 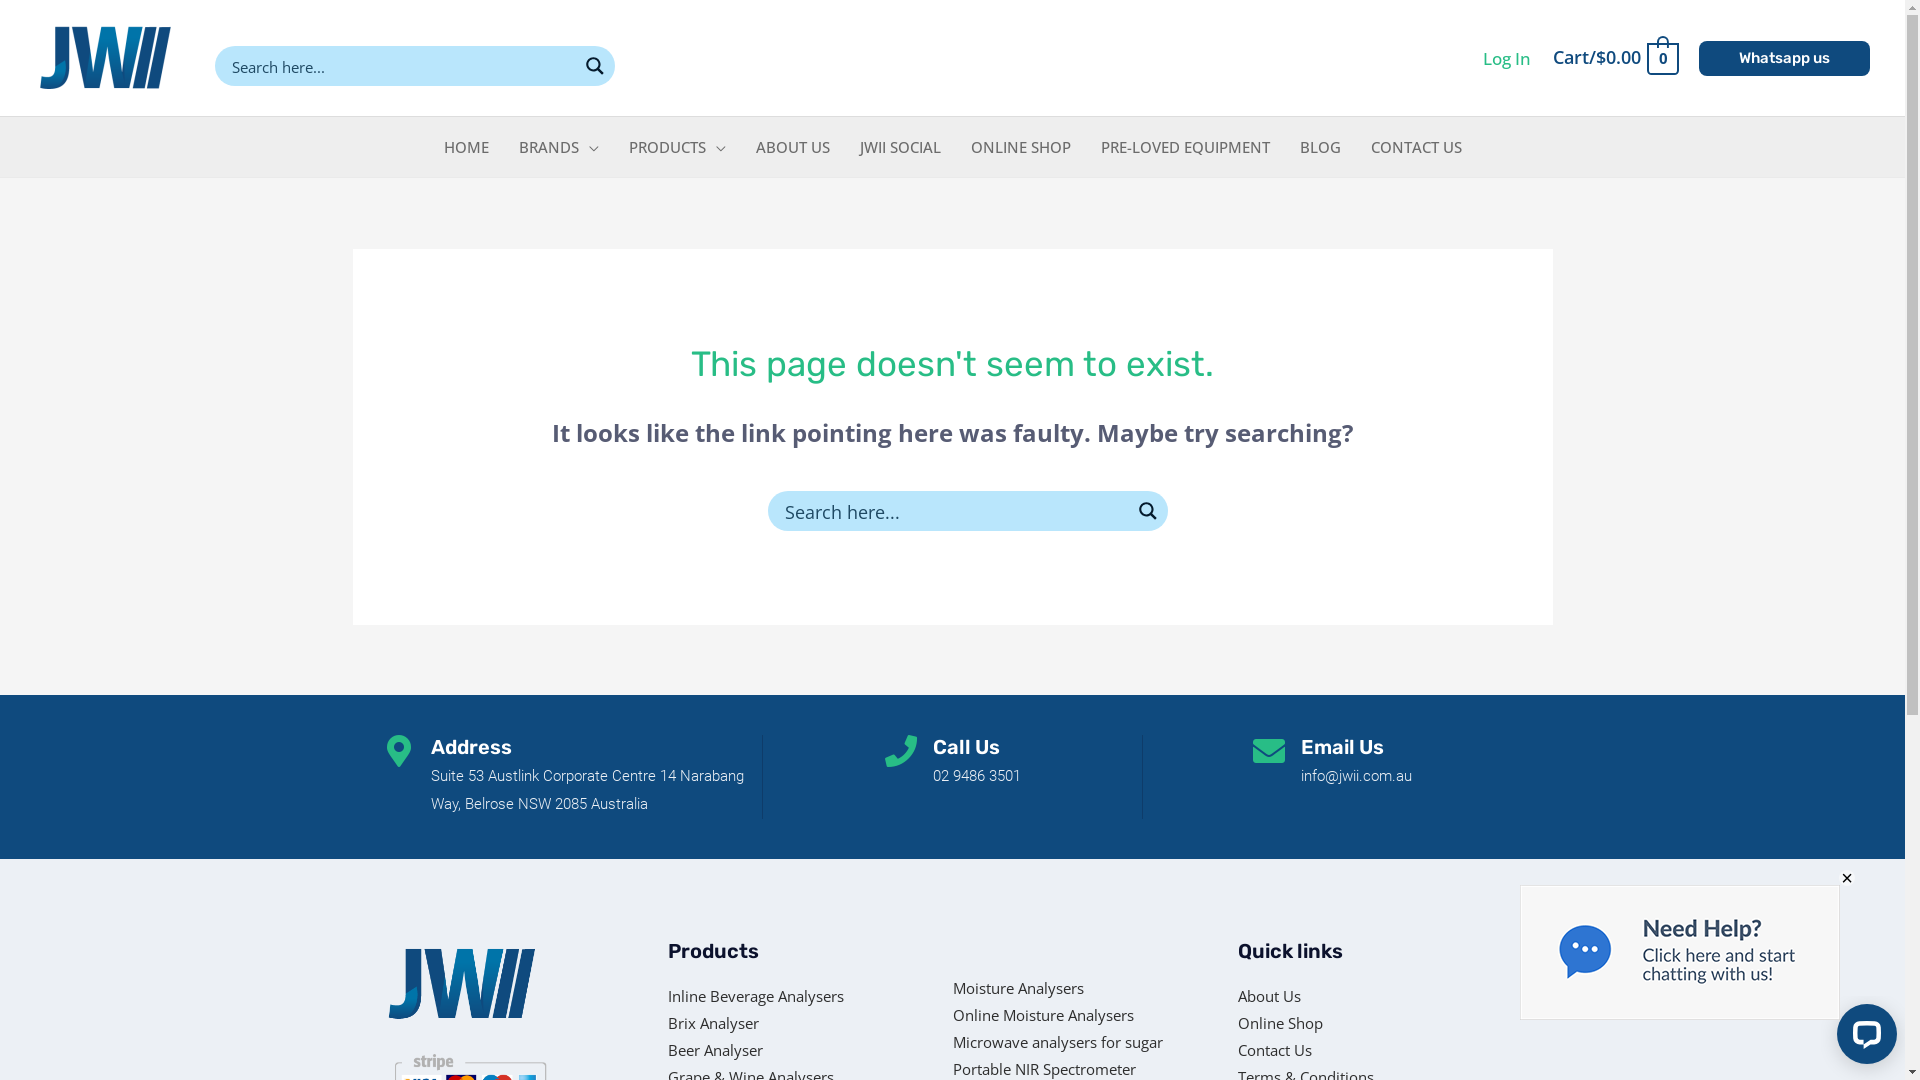 I want to click on 'About Us', so click(x=1305, y=996).